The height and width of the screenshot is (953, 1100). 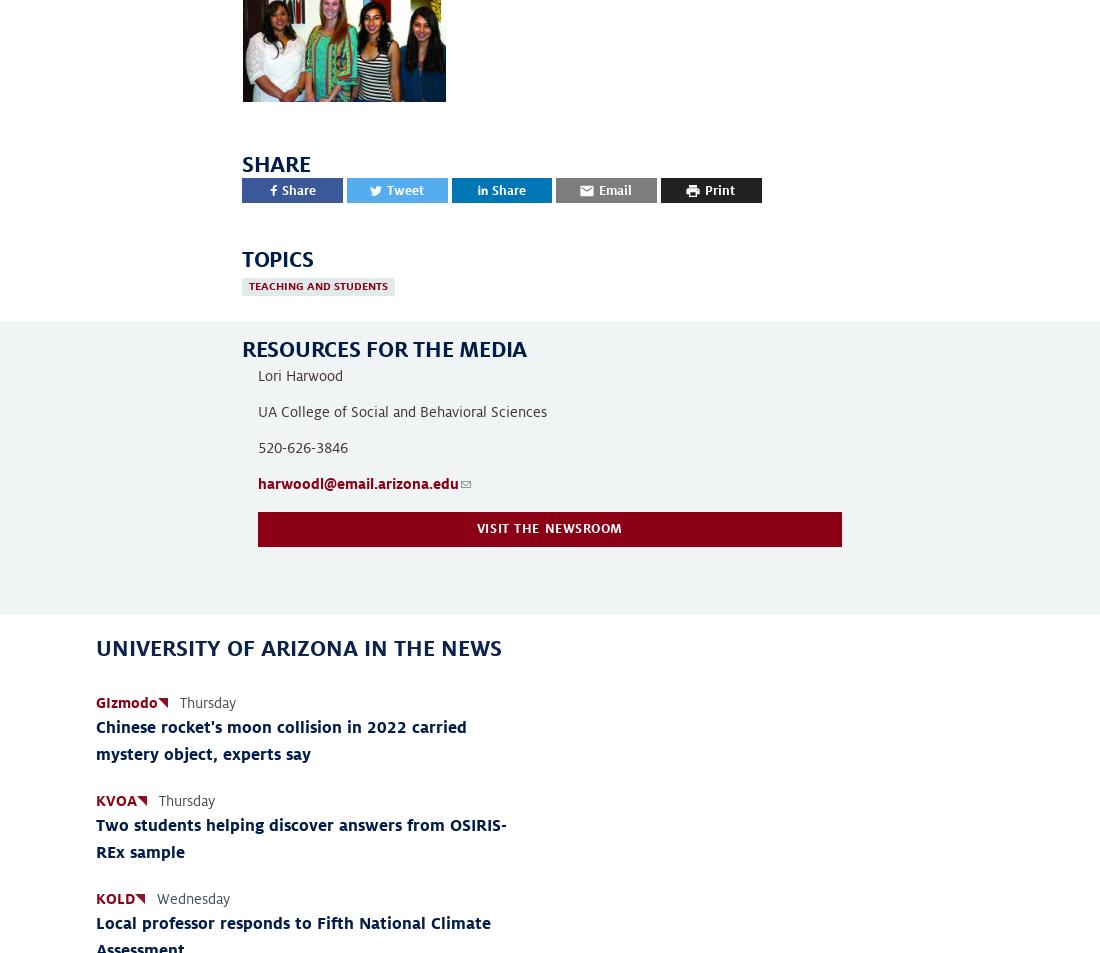 What do you see at coordinates (302, 445) in the screenshot?
I see `'520-626-3846'` at bounding box center [302, 445].